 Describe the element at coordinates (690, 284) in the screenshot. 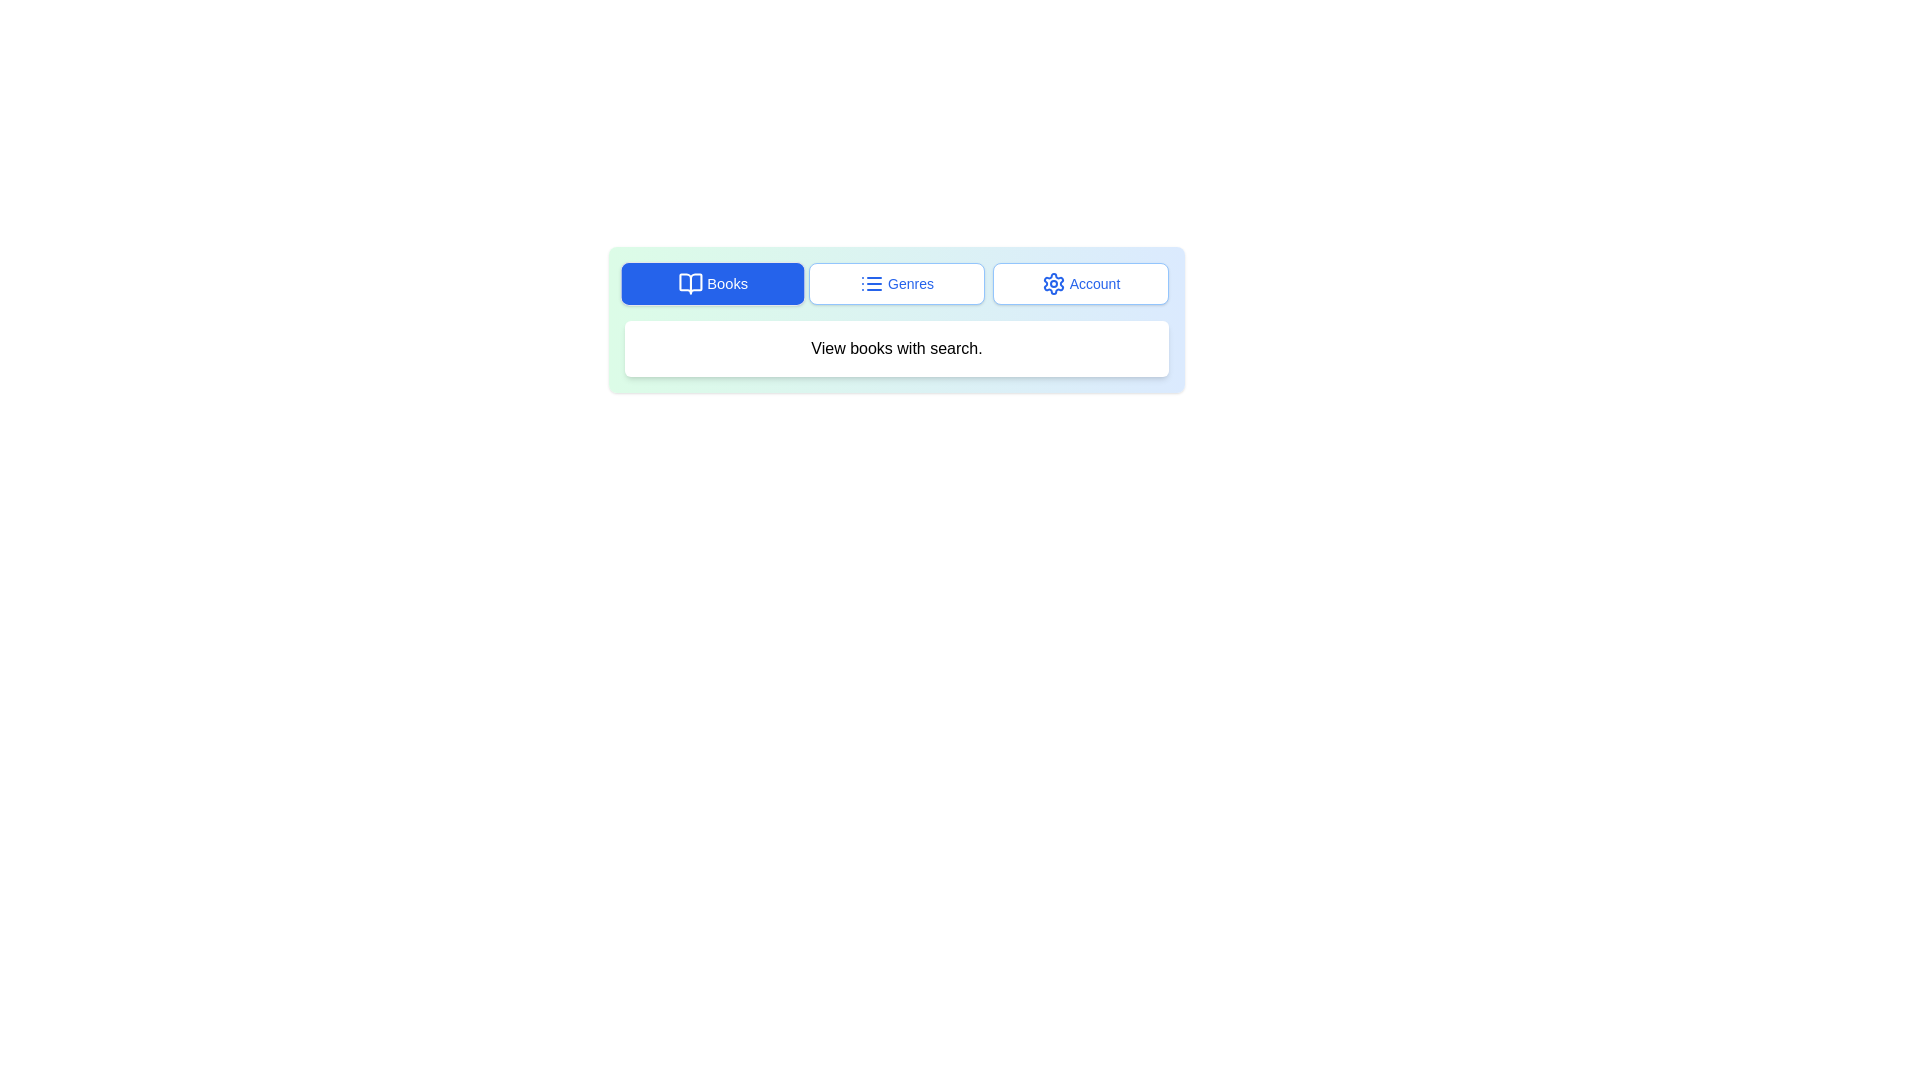

I see `the 'Books' icon located in the upper left part of the navigation bar, adjacent to the text label 'Books'` at that location.